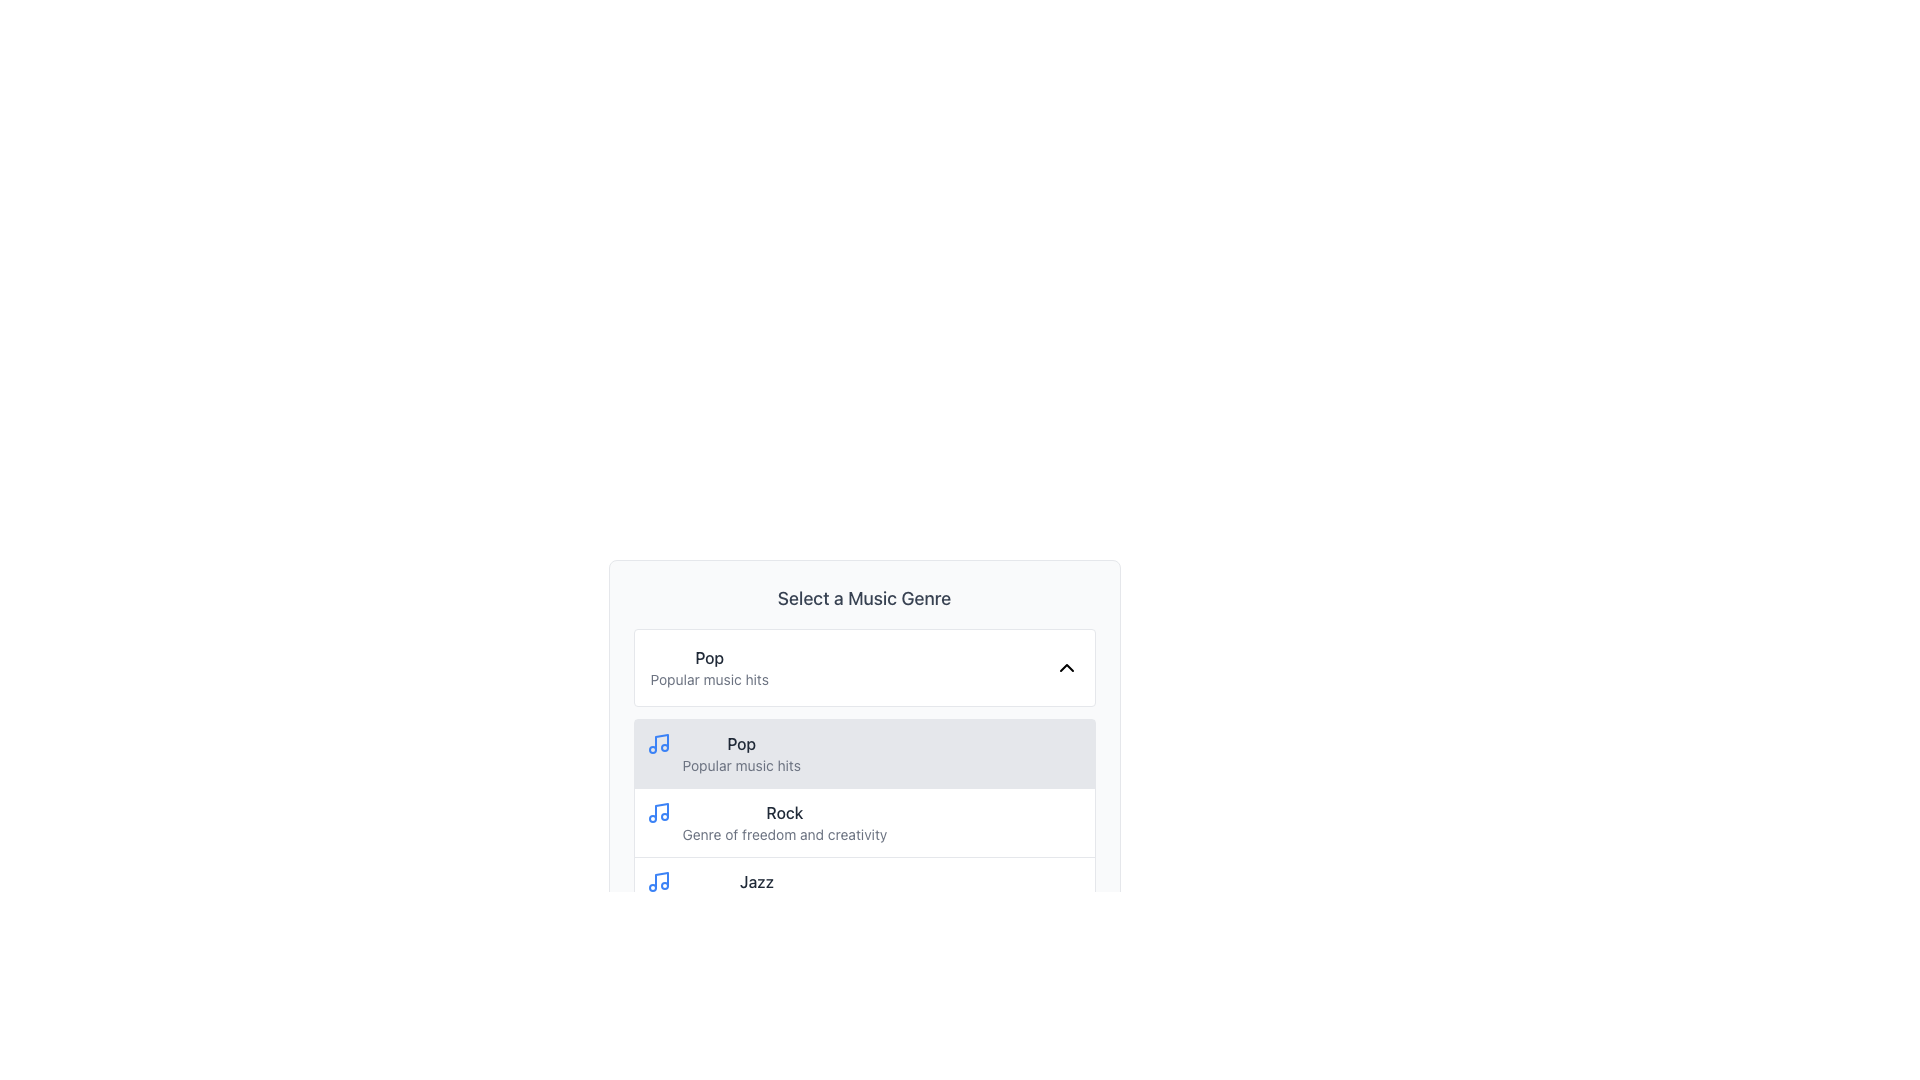  What do you see at coordinates (661, 742) in the screenshot?
I see `the Graphical Icon that represents the 'Pop' music genre, which is the first symbol in a group of genre graphics located to the left of the text label 'Pop' in a dropdown menu` at bounding box center [661, 742].